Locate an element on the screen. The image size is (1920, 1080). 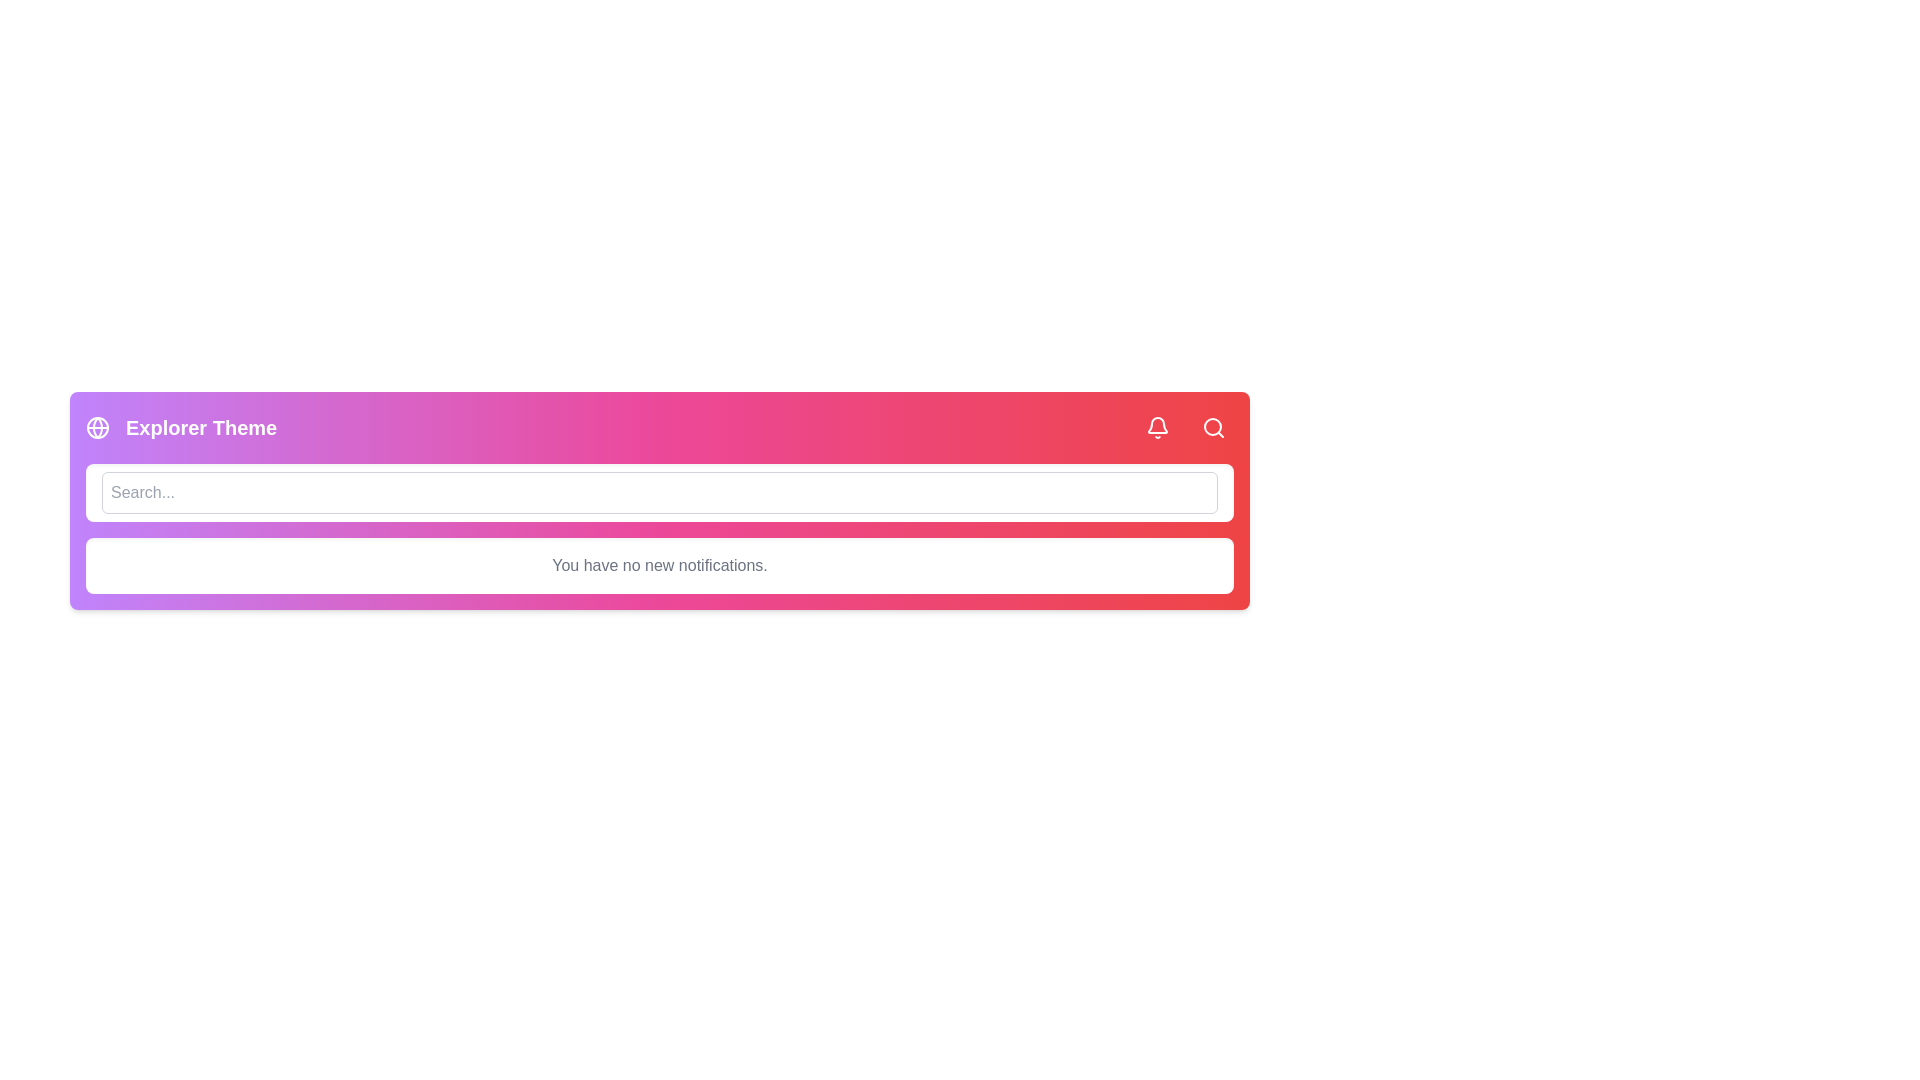
the 'Explorer Theme' text label to focus on it as it serves as a header within its section is located at coordinates (201, 427).